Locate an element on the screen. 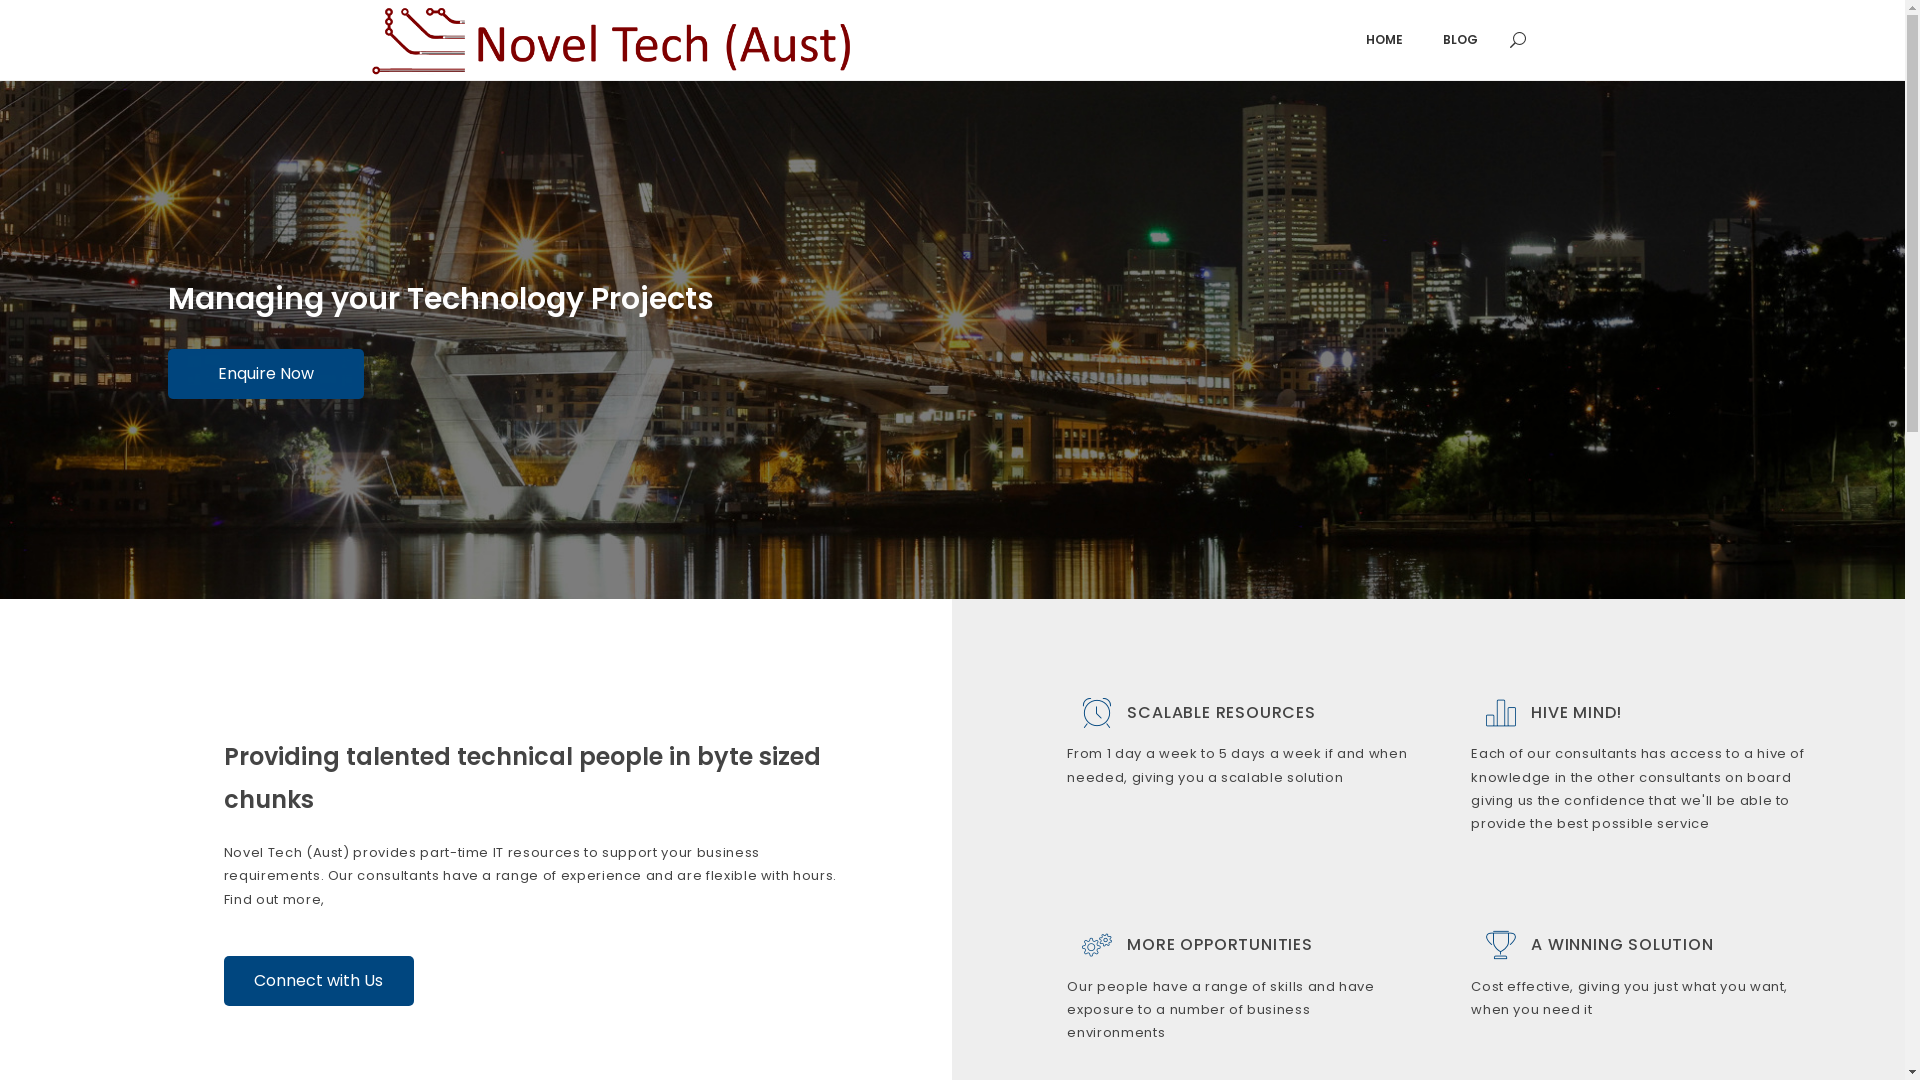 This screenshot has height=1080, width=1920. 'Enquire Now' is located at coordinates (168, 373).